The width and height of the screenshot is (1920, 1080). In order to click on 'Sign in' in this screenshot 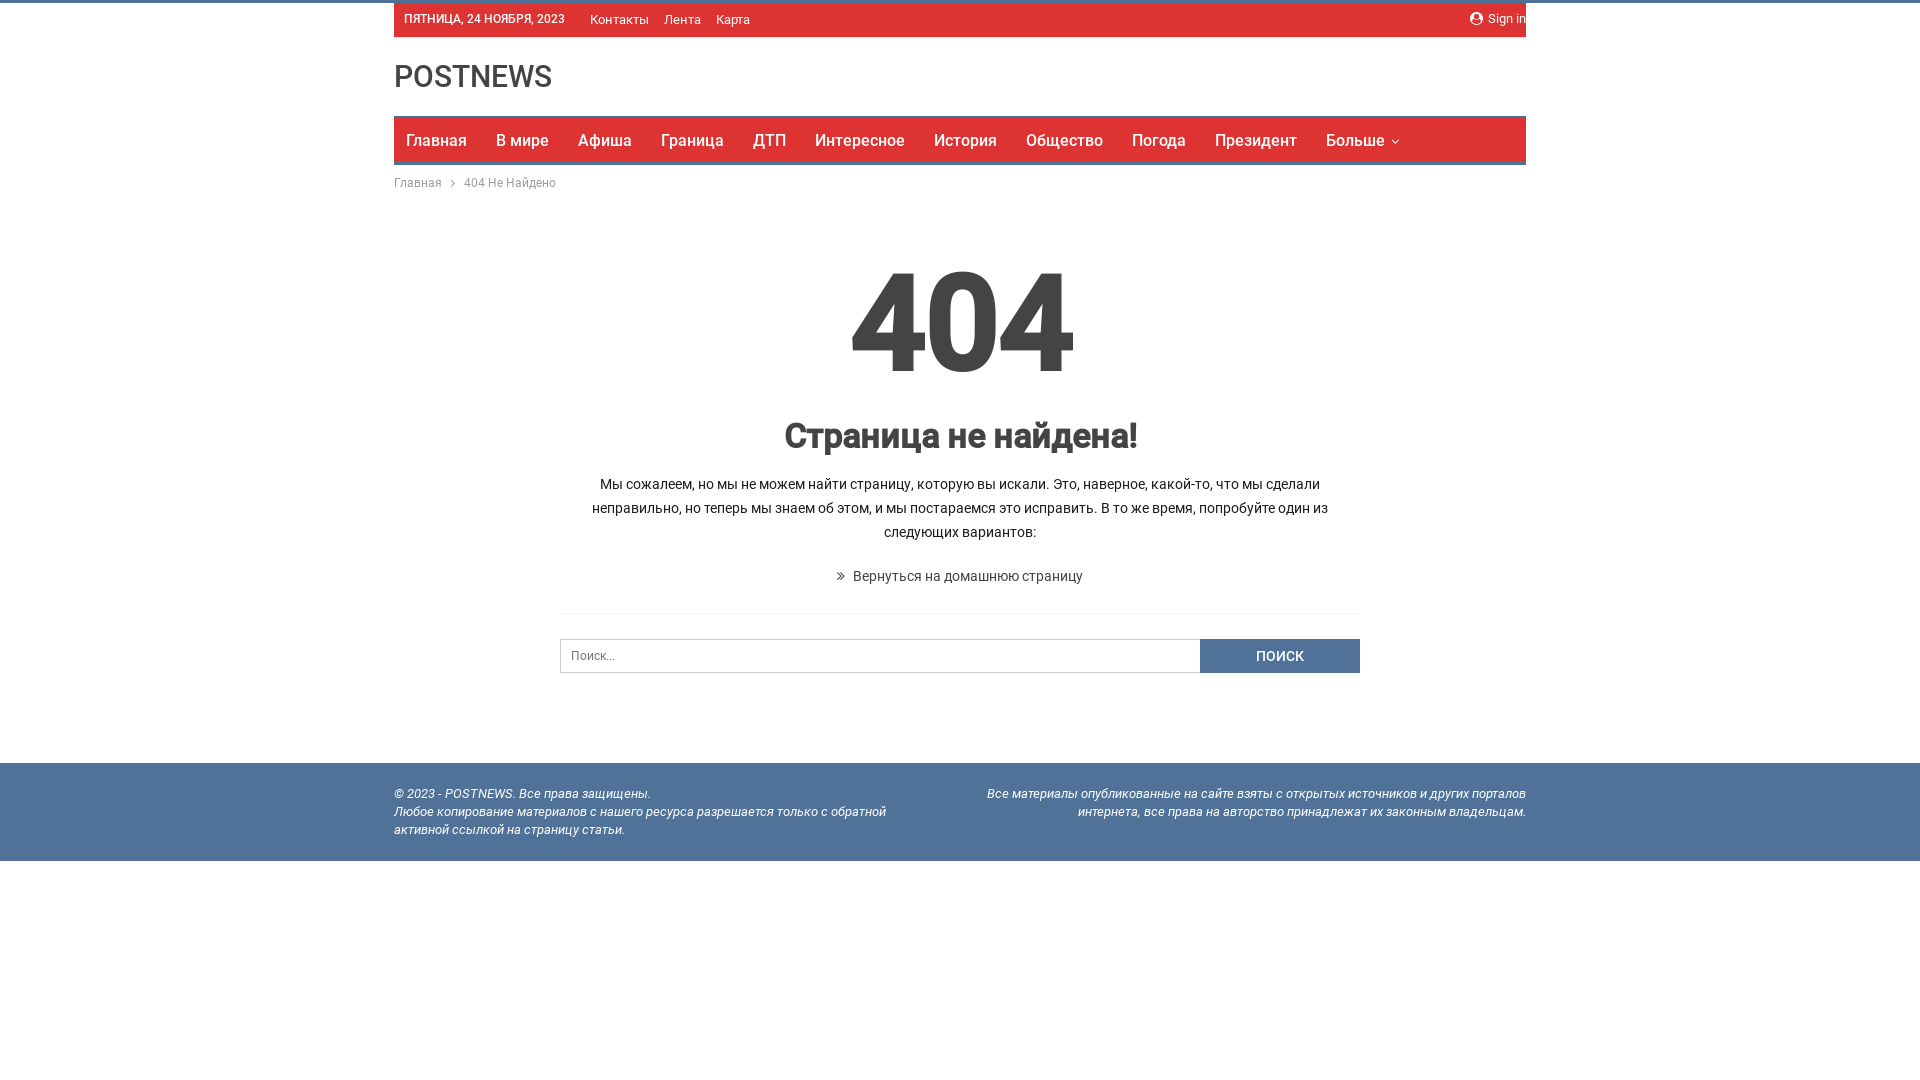, I will do `click(1497, 19)`.